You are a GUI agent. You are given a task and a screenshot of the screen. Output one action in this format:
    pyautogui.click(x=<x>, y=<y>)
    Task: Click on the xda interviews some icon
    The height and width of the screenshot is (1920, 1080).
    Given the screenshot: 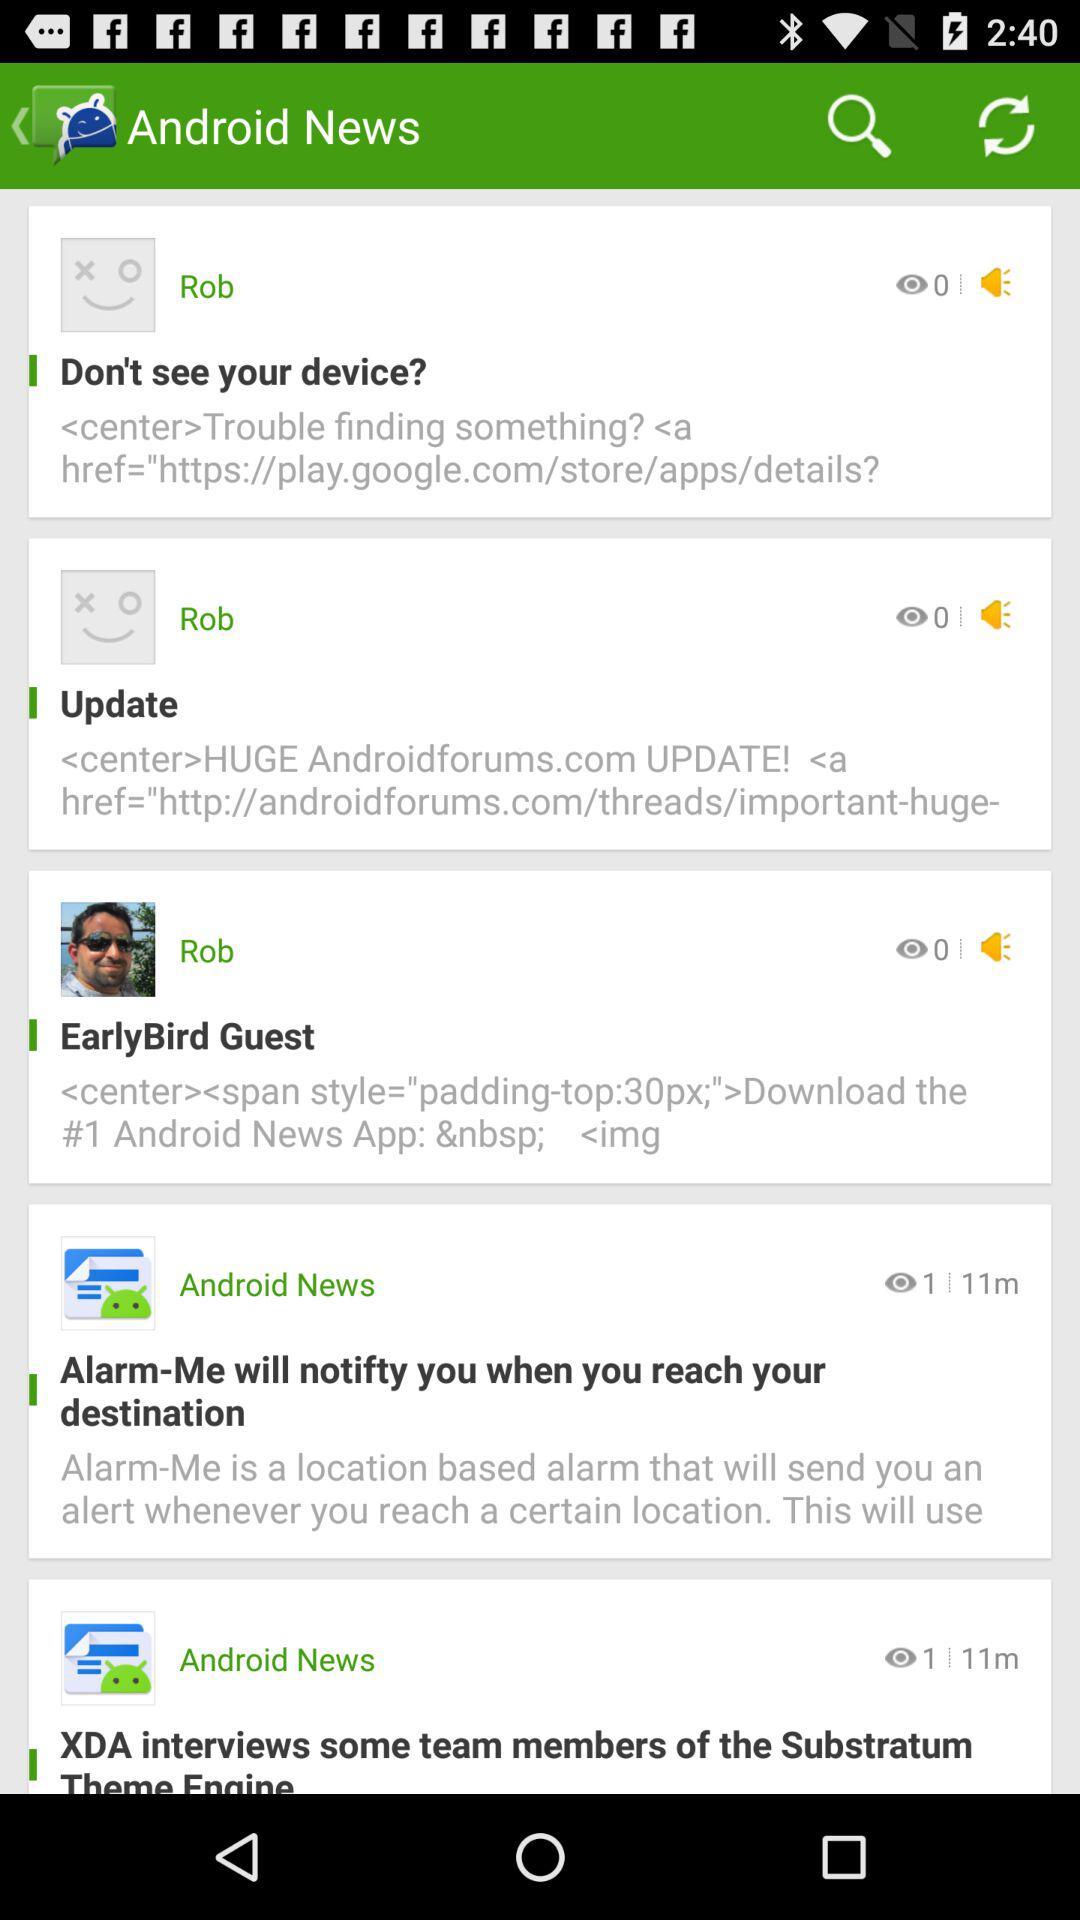 What is the action you would take?
    pyautogui.click(x=523, y=1755)
    